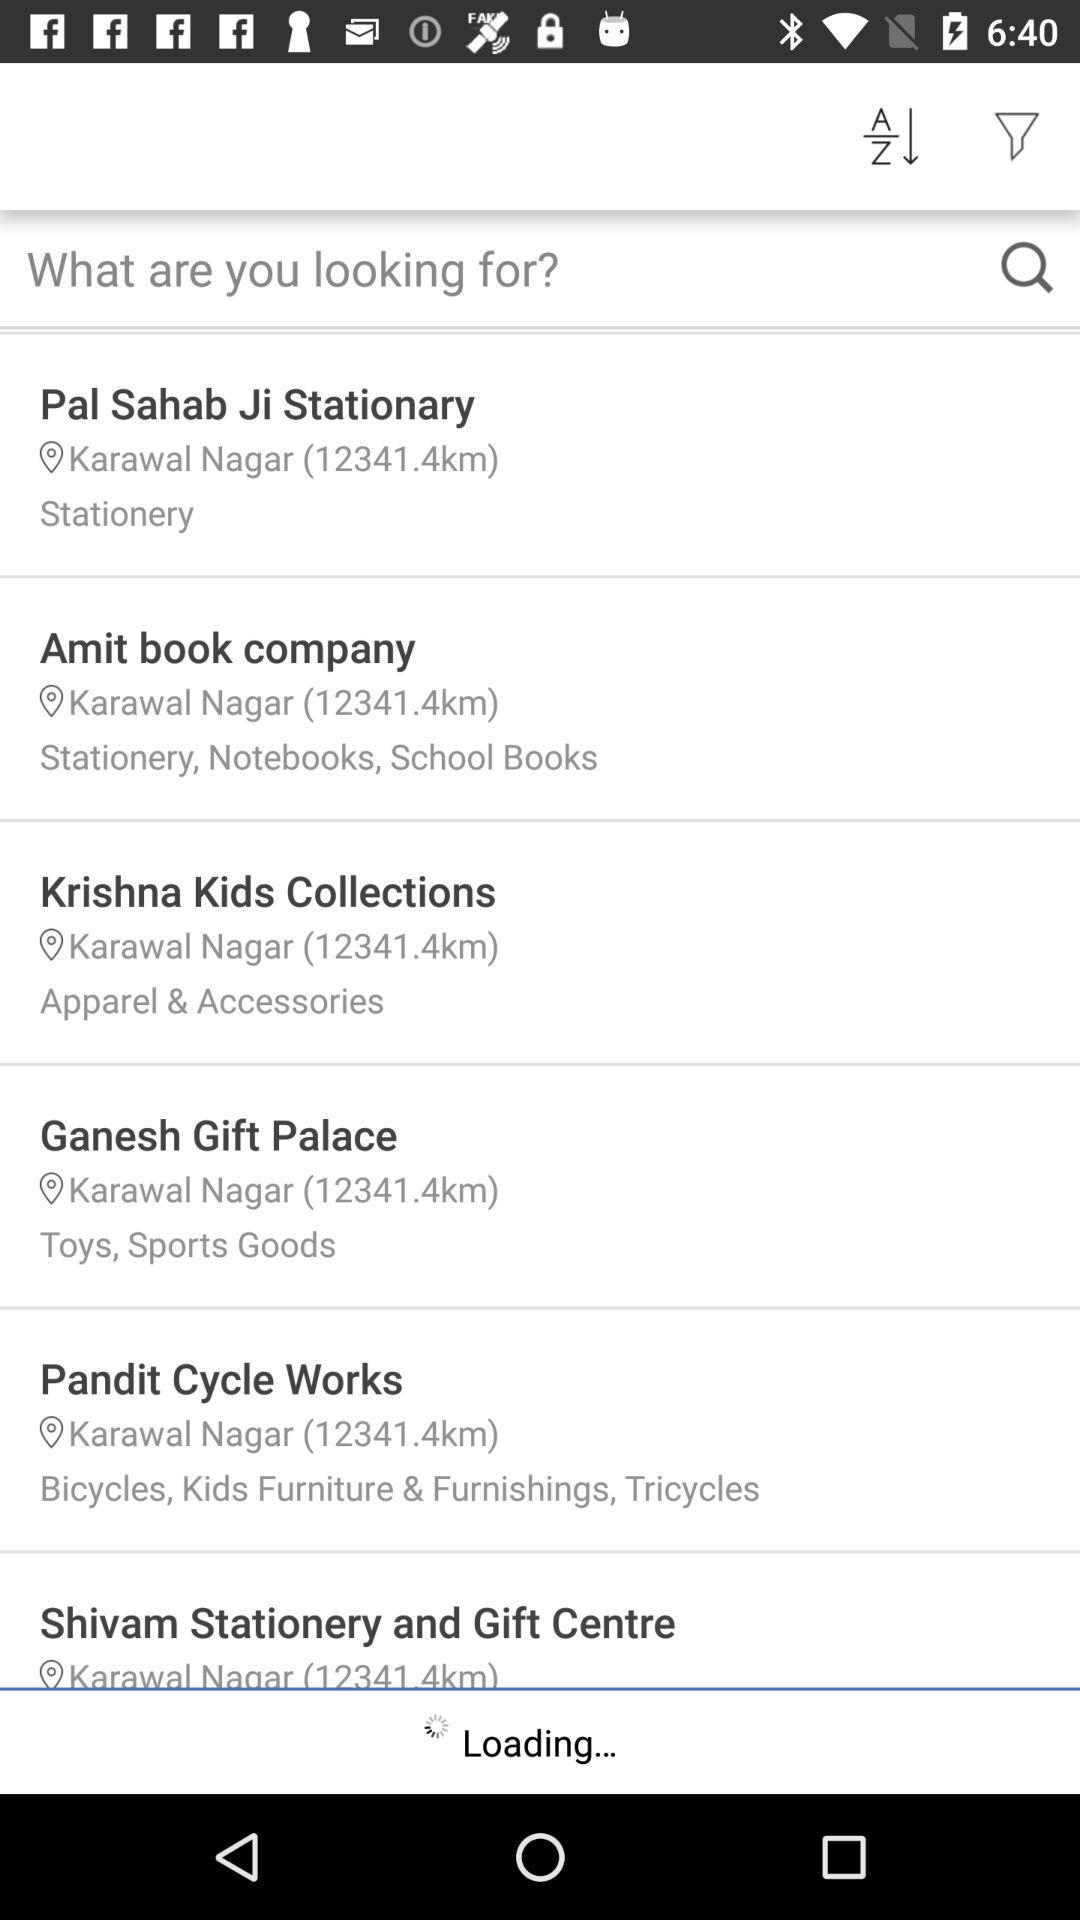 The height and width of the screenshot is (1920, 1080). What do you see at coordinates (1027, 266) in the screenshot?
I see `the search icon` at bounding box center [1027, 266].